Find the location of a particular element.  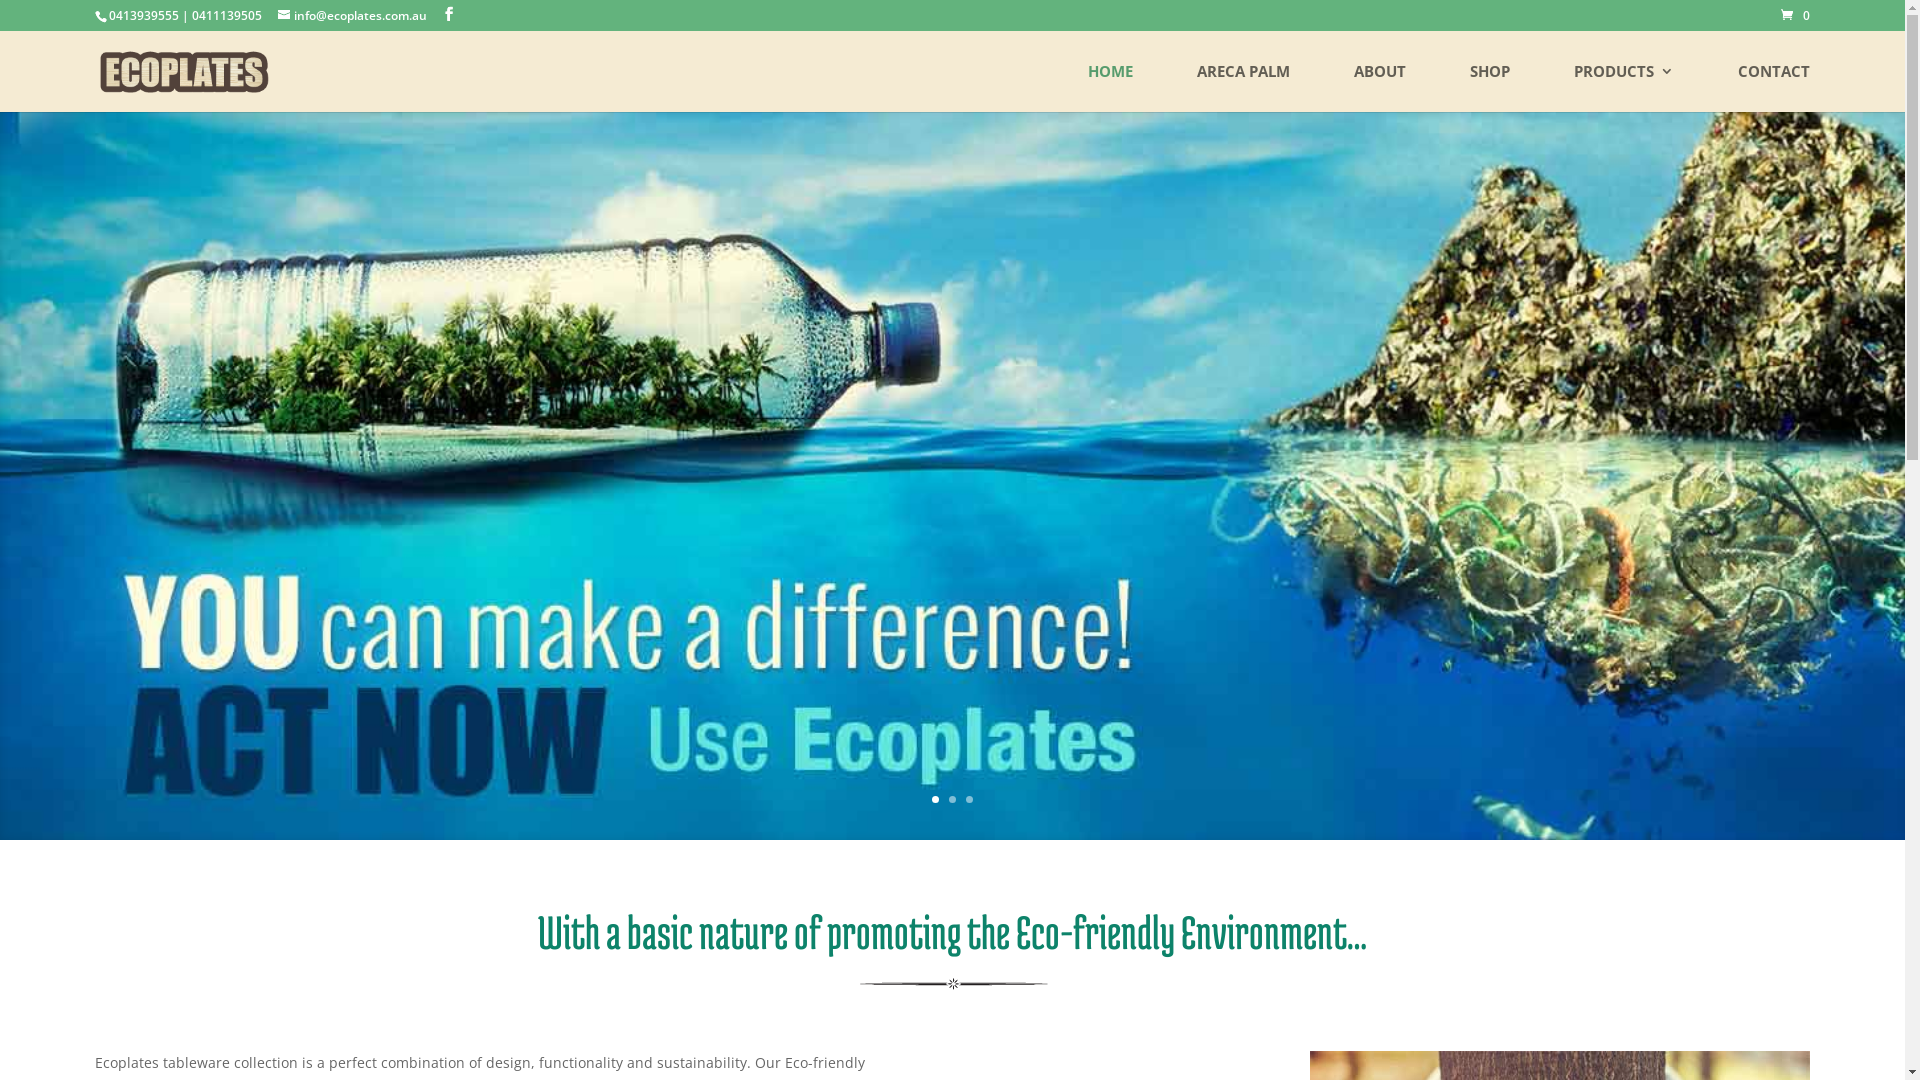

'SHOP' is located at coordinates (1489, 87).